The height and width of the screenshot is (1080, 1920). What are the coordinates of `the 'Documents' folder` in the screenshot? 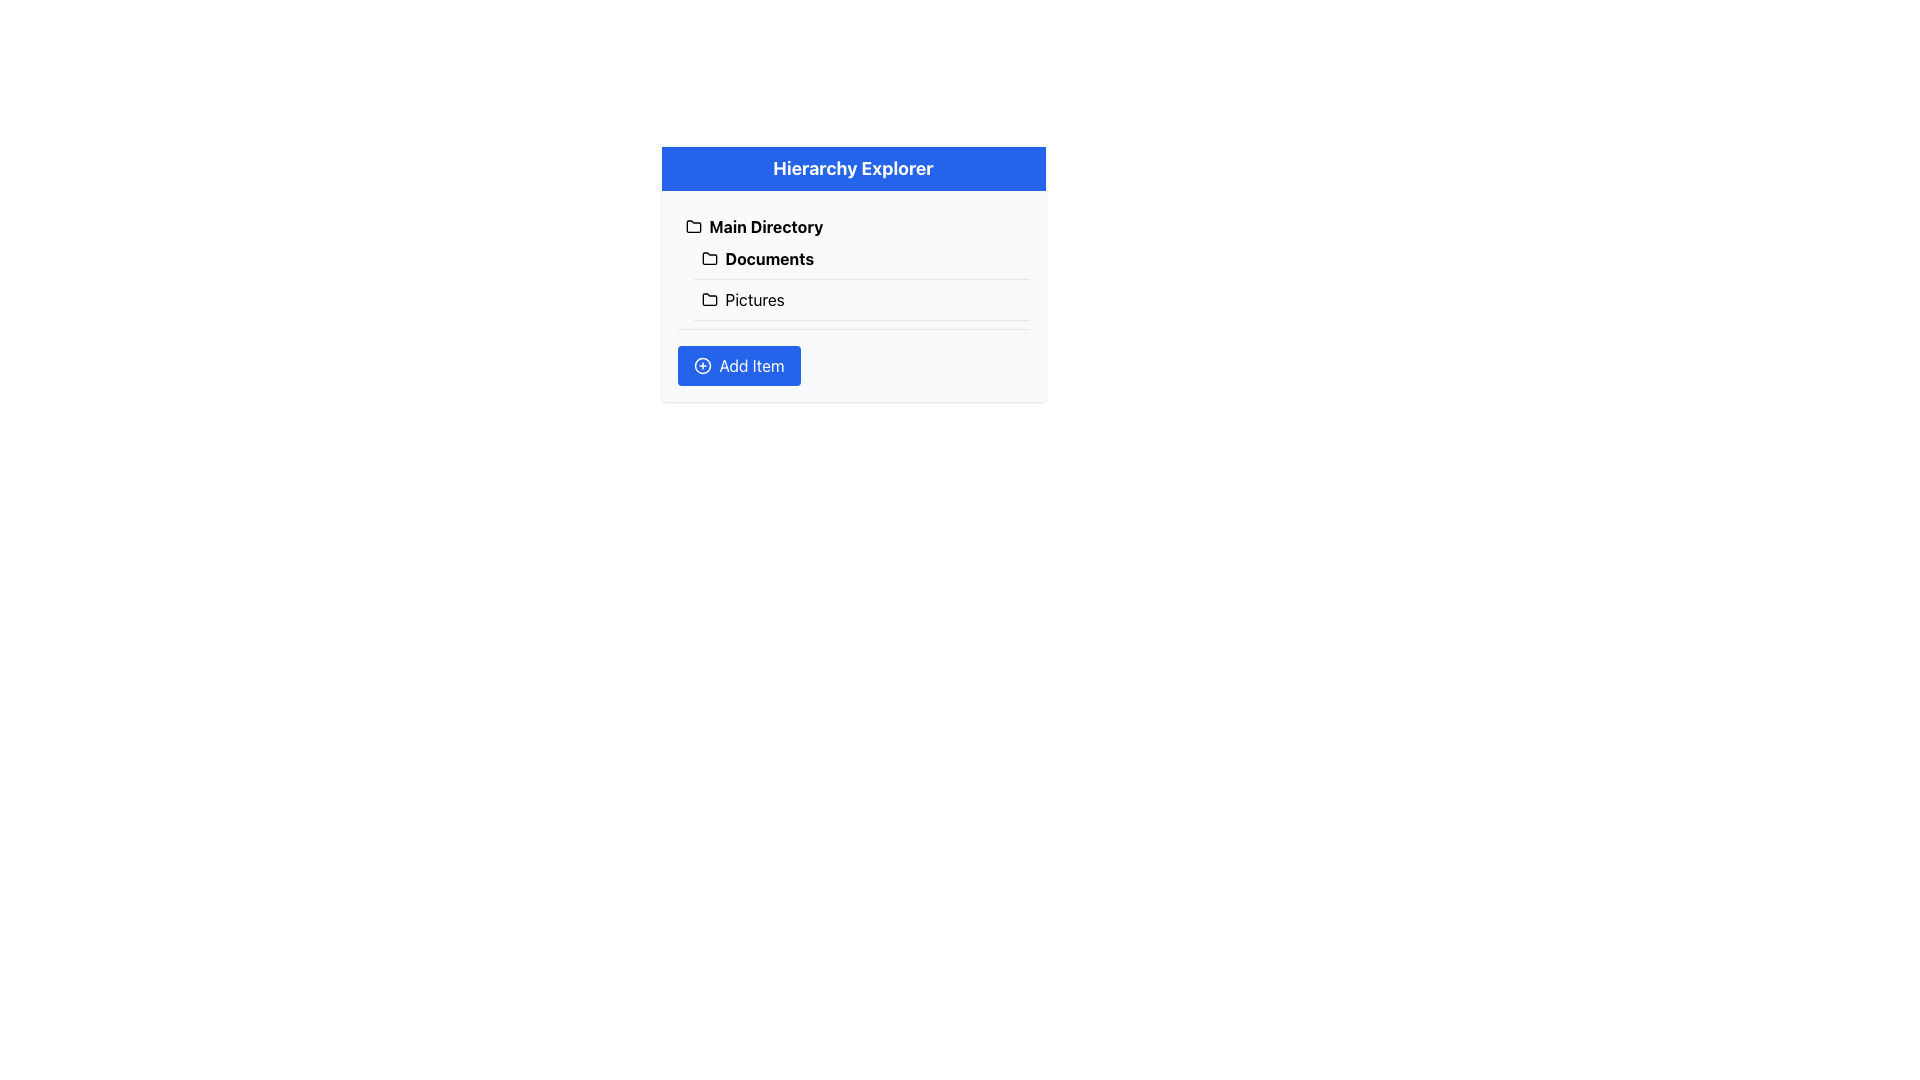 It's located at (861, 280).